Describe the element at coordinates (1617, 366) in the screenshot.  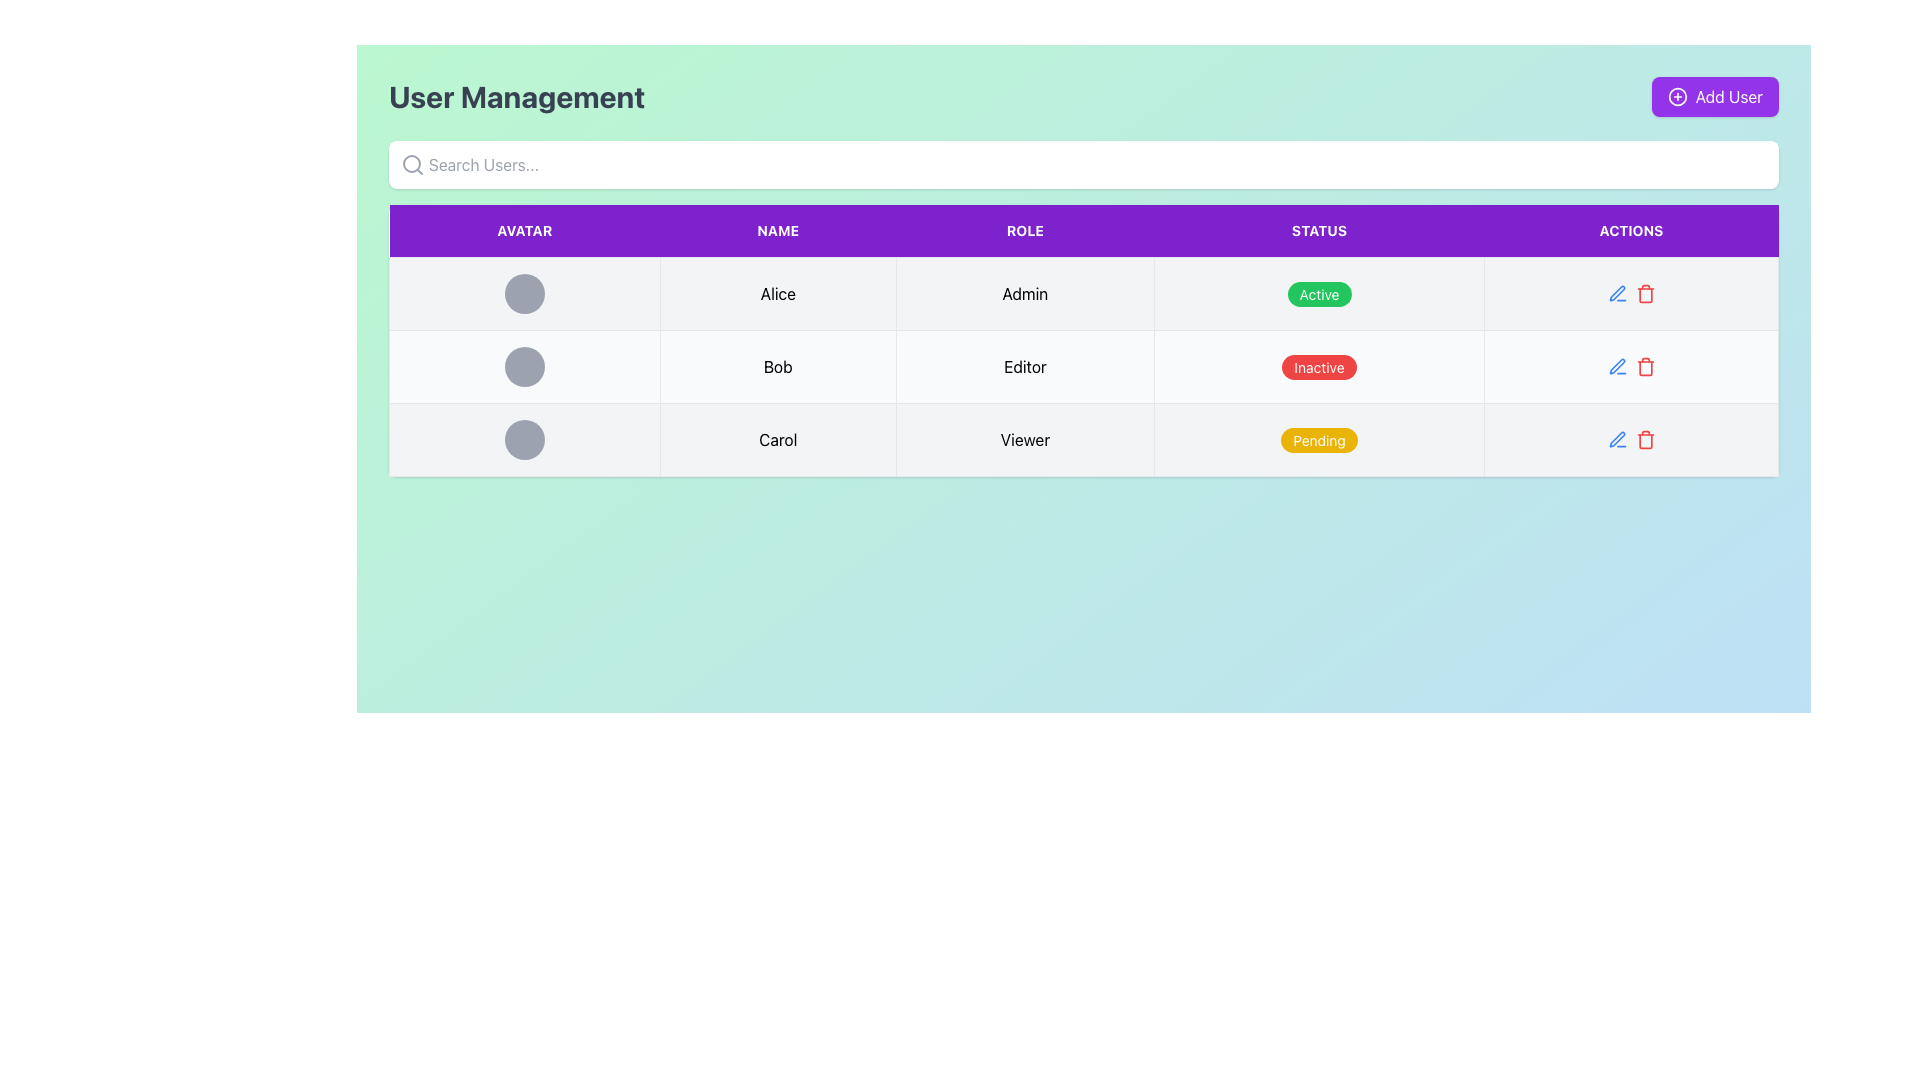
I see `the pen-shaped icon button in the 'Actions' column of the third row` at that location.